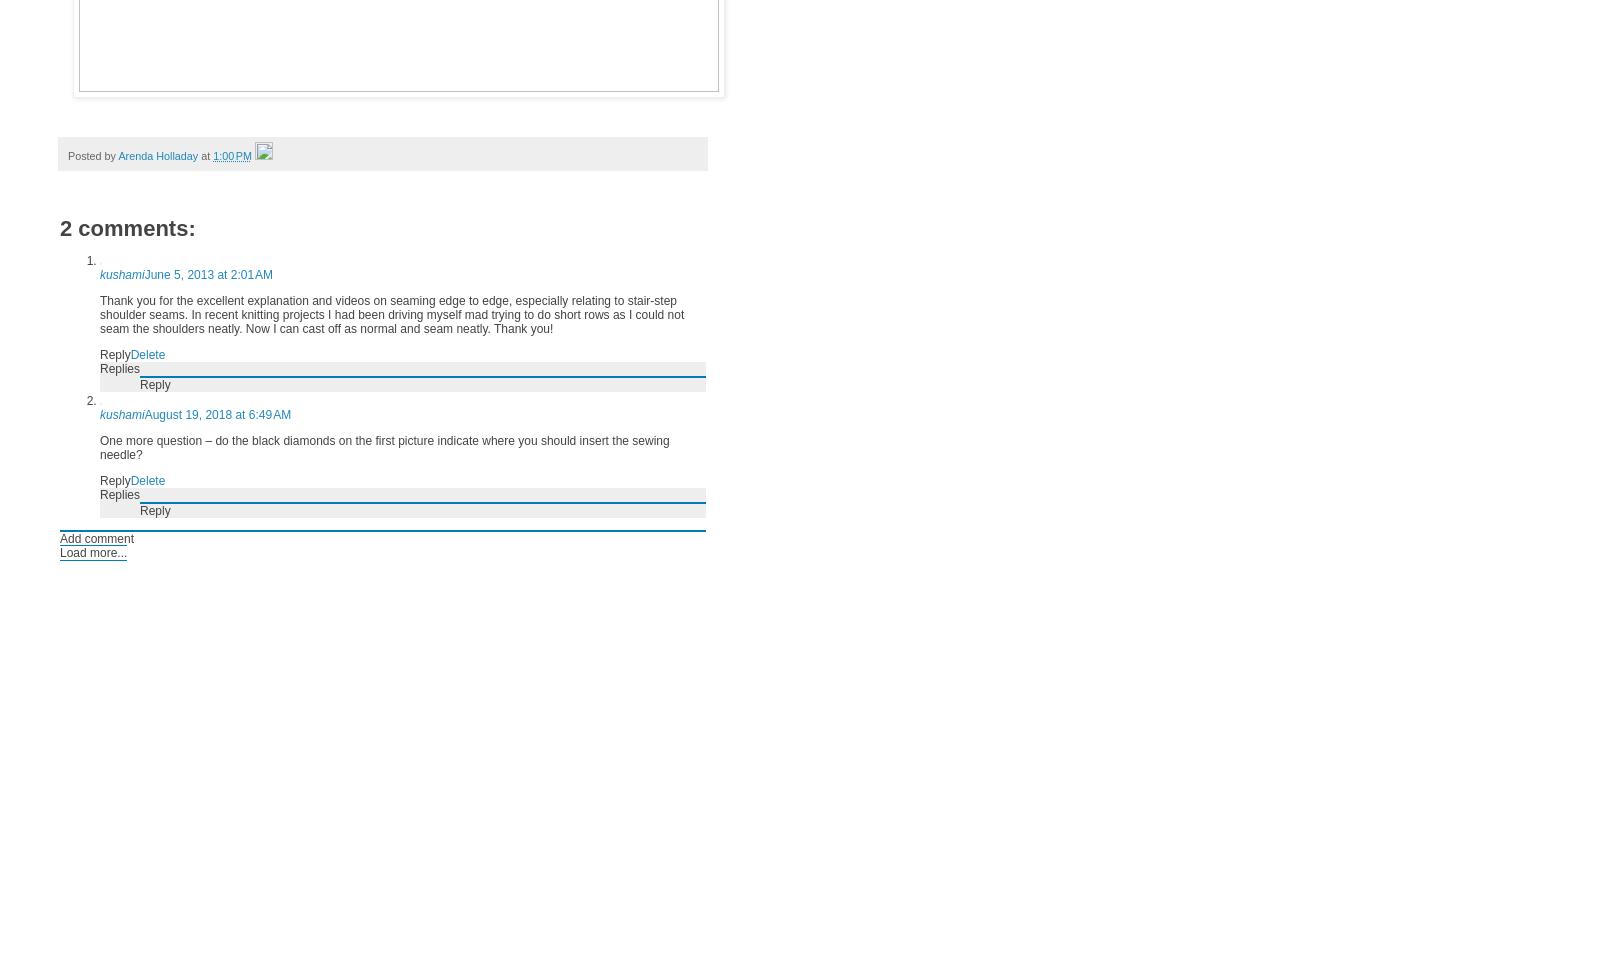 This screenshot has width=1608, height=976. What do you see at coordinates (384, 446) in the screenshot?
I see `'One more question – do the black diamonds on the first picture indicate where you should insert the sewing needle?'` at bounding box center [384, 446].